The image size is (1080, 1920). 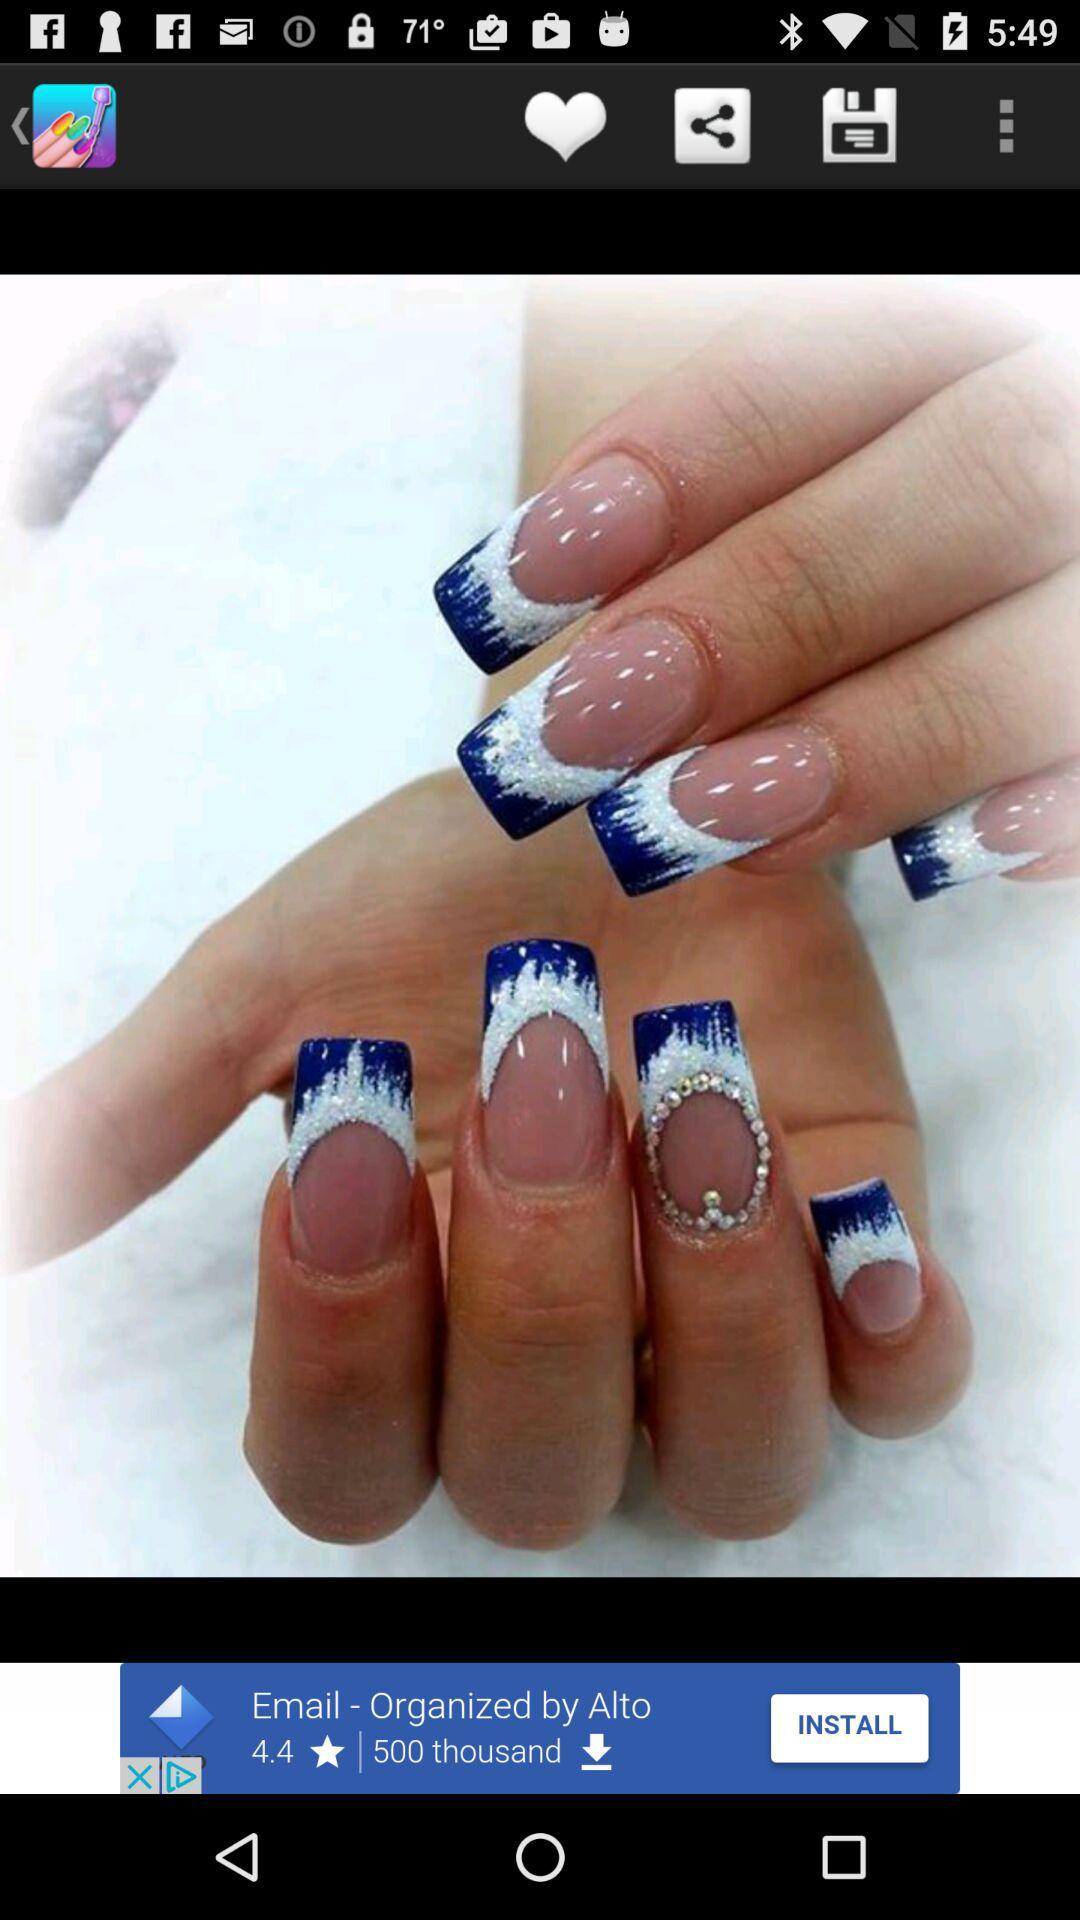 What do you see at coordinates (540, 1727) in the screenshot?
I see `advertisement from outside source` at bounding box center [540, 1727].